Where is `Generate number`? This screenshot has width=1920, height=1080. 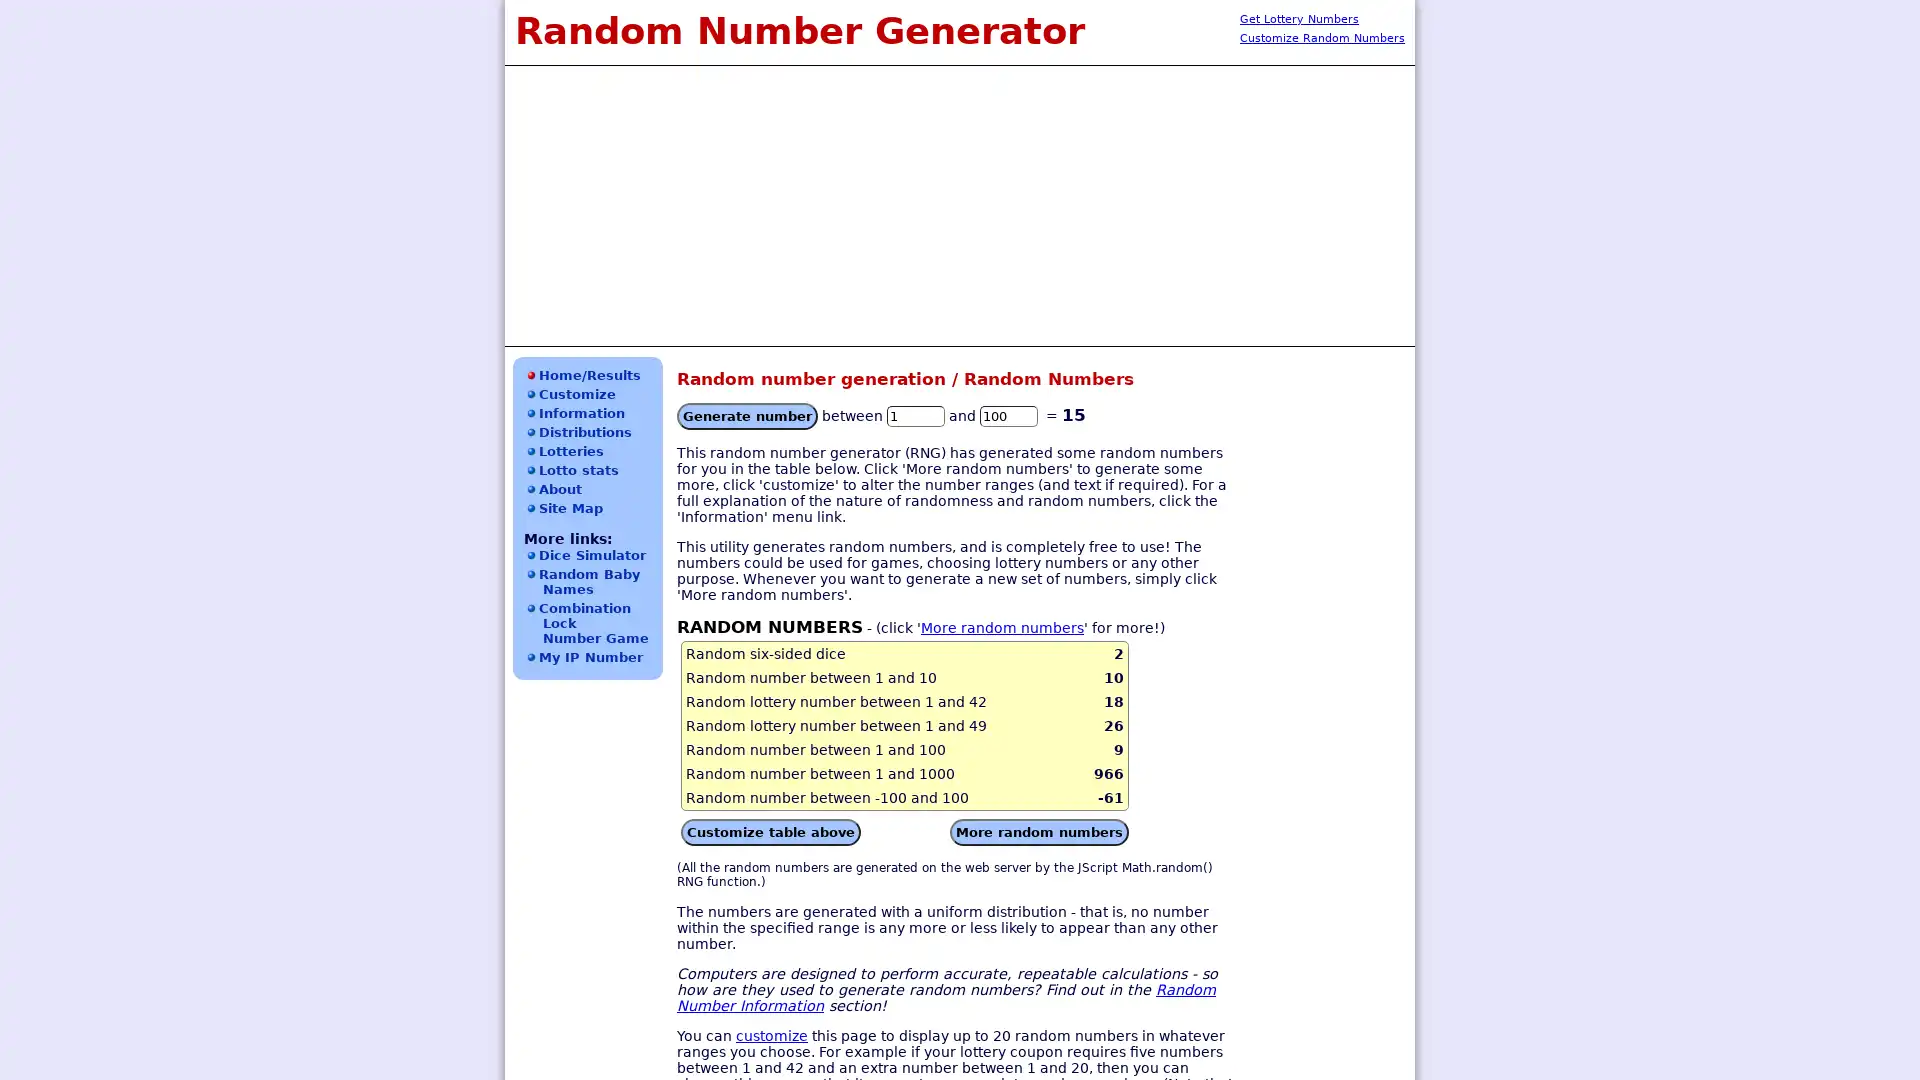 Generate number is located at coordinates (746, 415).